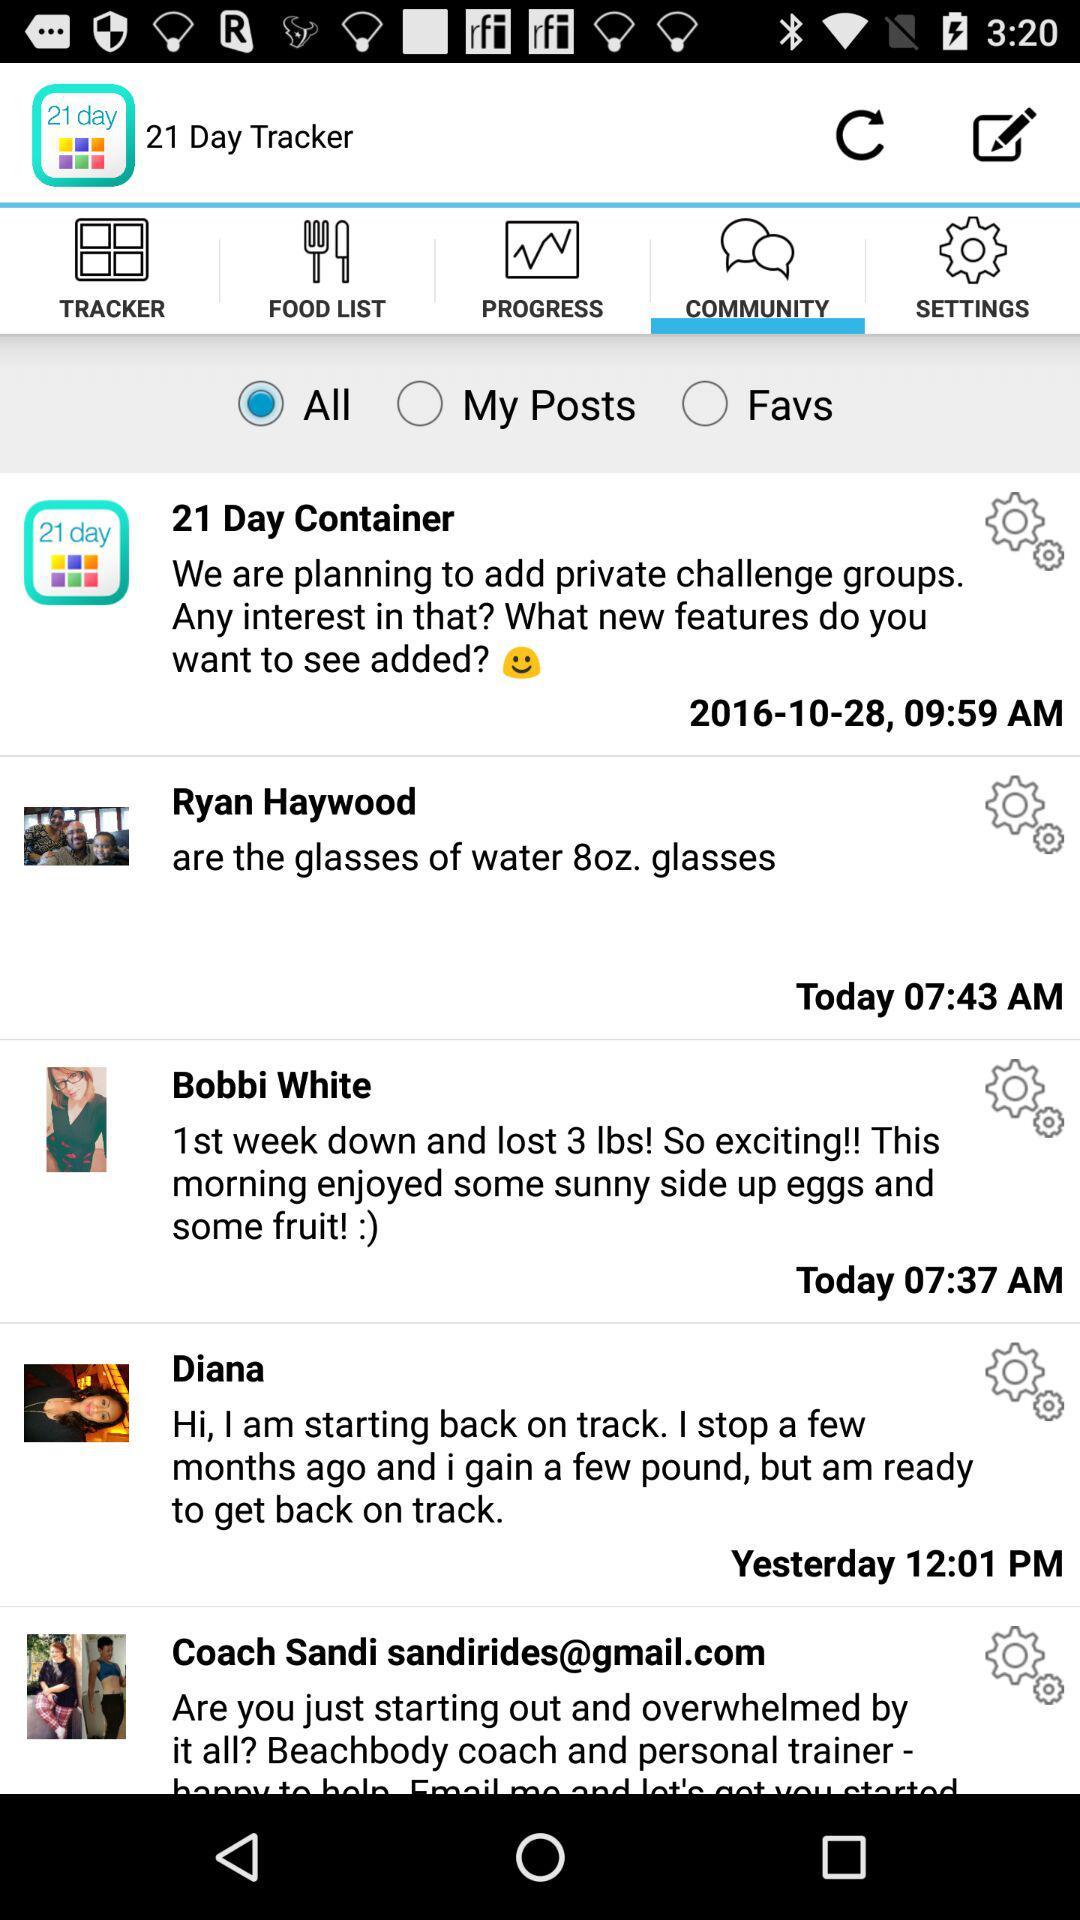 This screenshot has width=1080, height=1920. What do you see at coordinates (1024, 1665) in the screenshot?
I see `adjust individual settings` at bounding box center [1024, 1665].